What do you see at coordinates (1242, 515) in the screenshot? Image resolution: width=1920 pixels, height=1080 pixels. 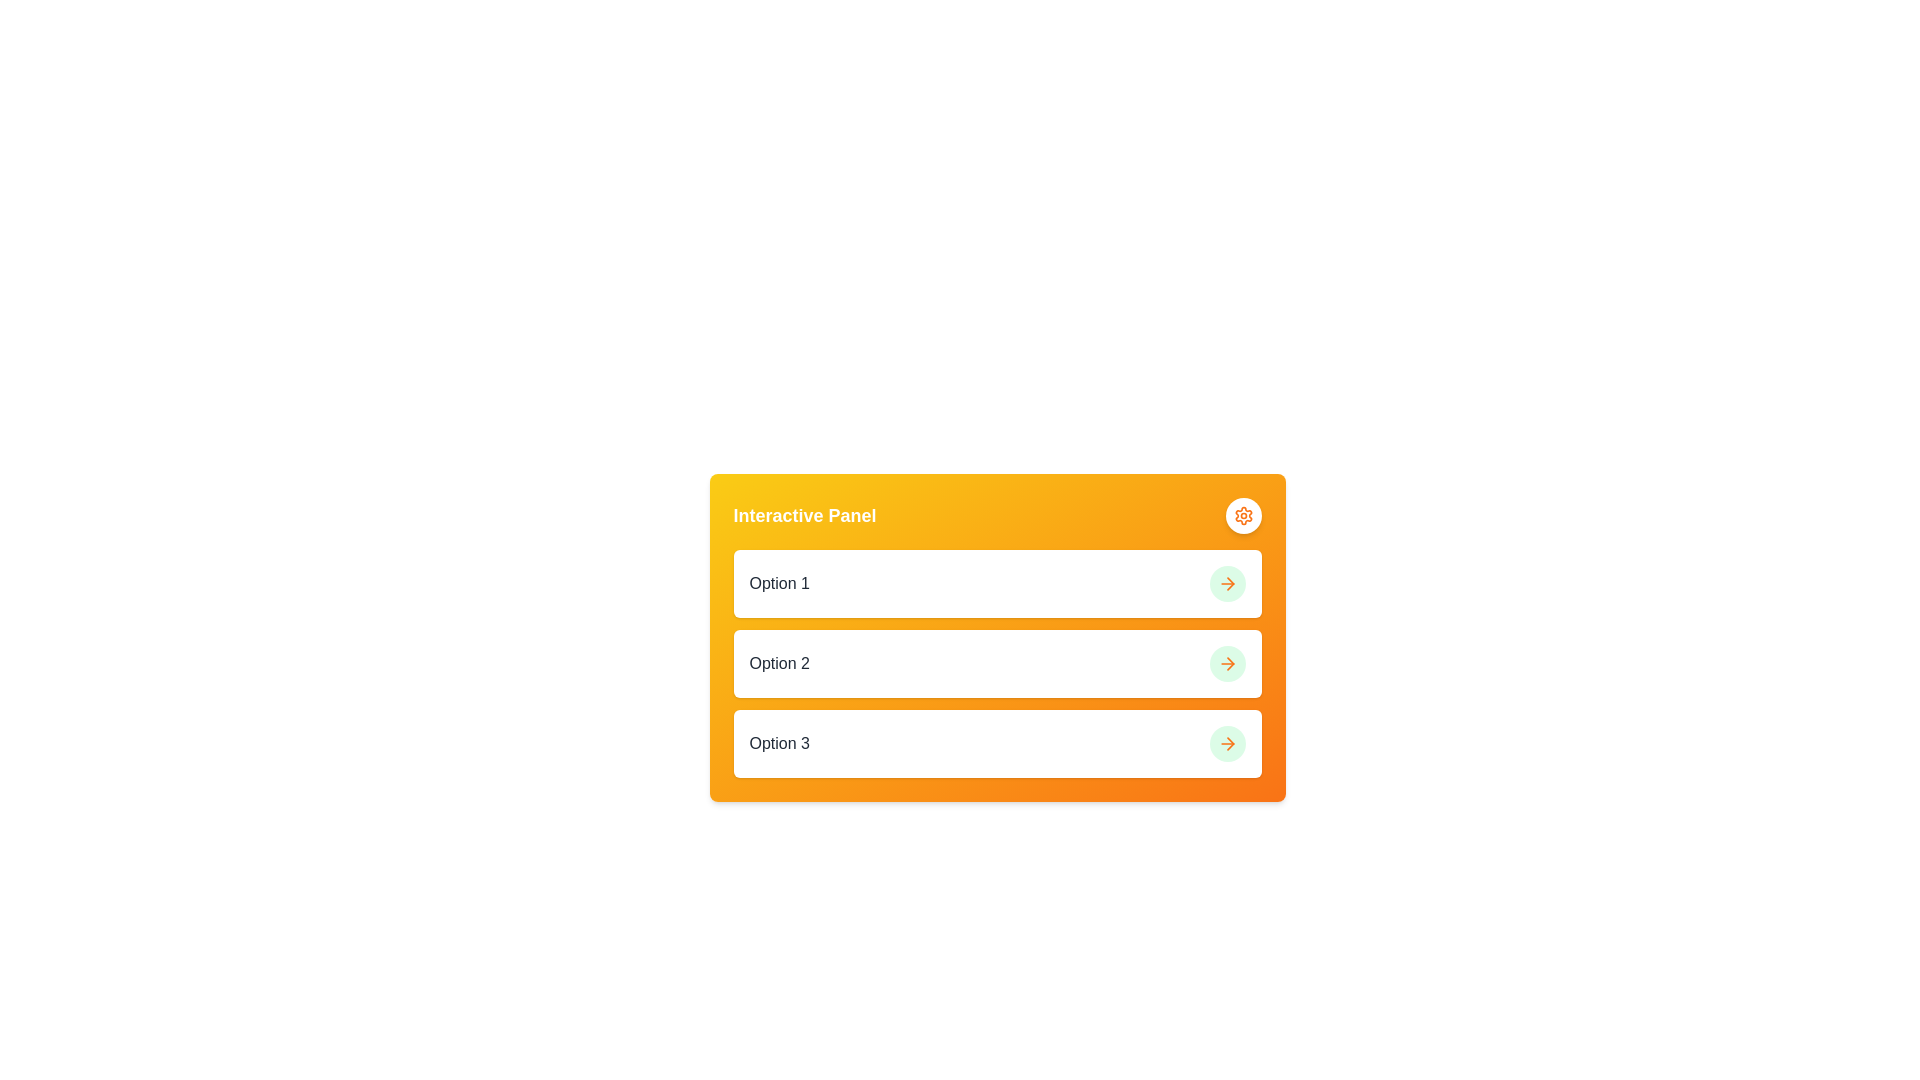 I see `the settings button located at the top-right corner of the Interactive Panel` at bounding box center [1242, 515].